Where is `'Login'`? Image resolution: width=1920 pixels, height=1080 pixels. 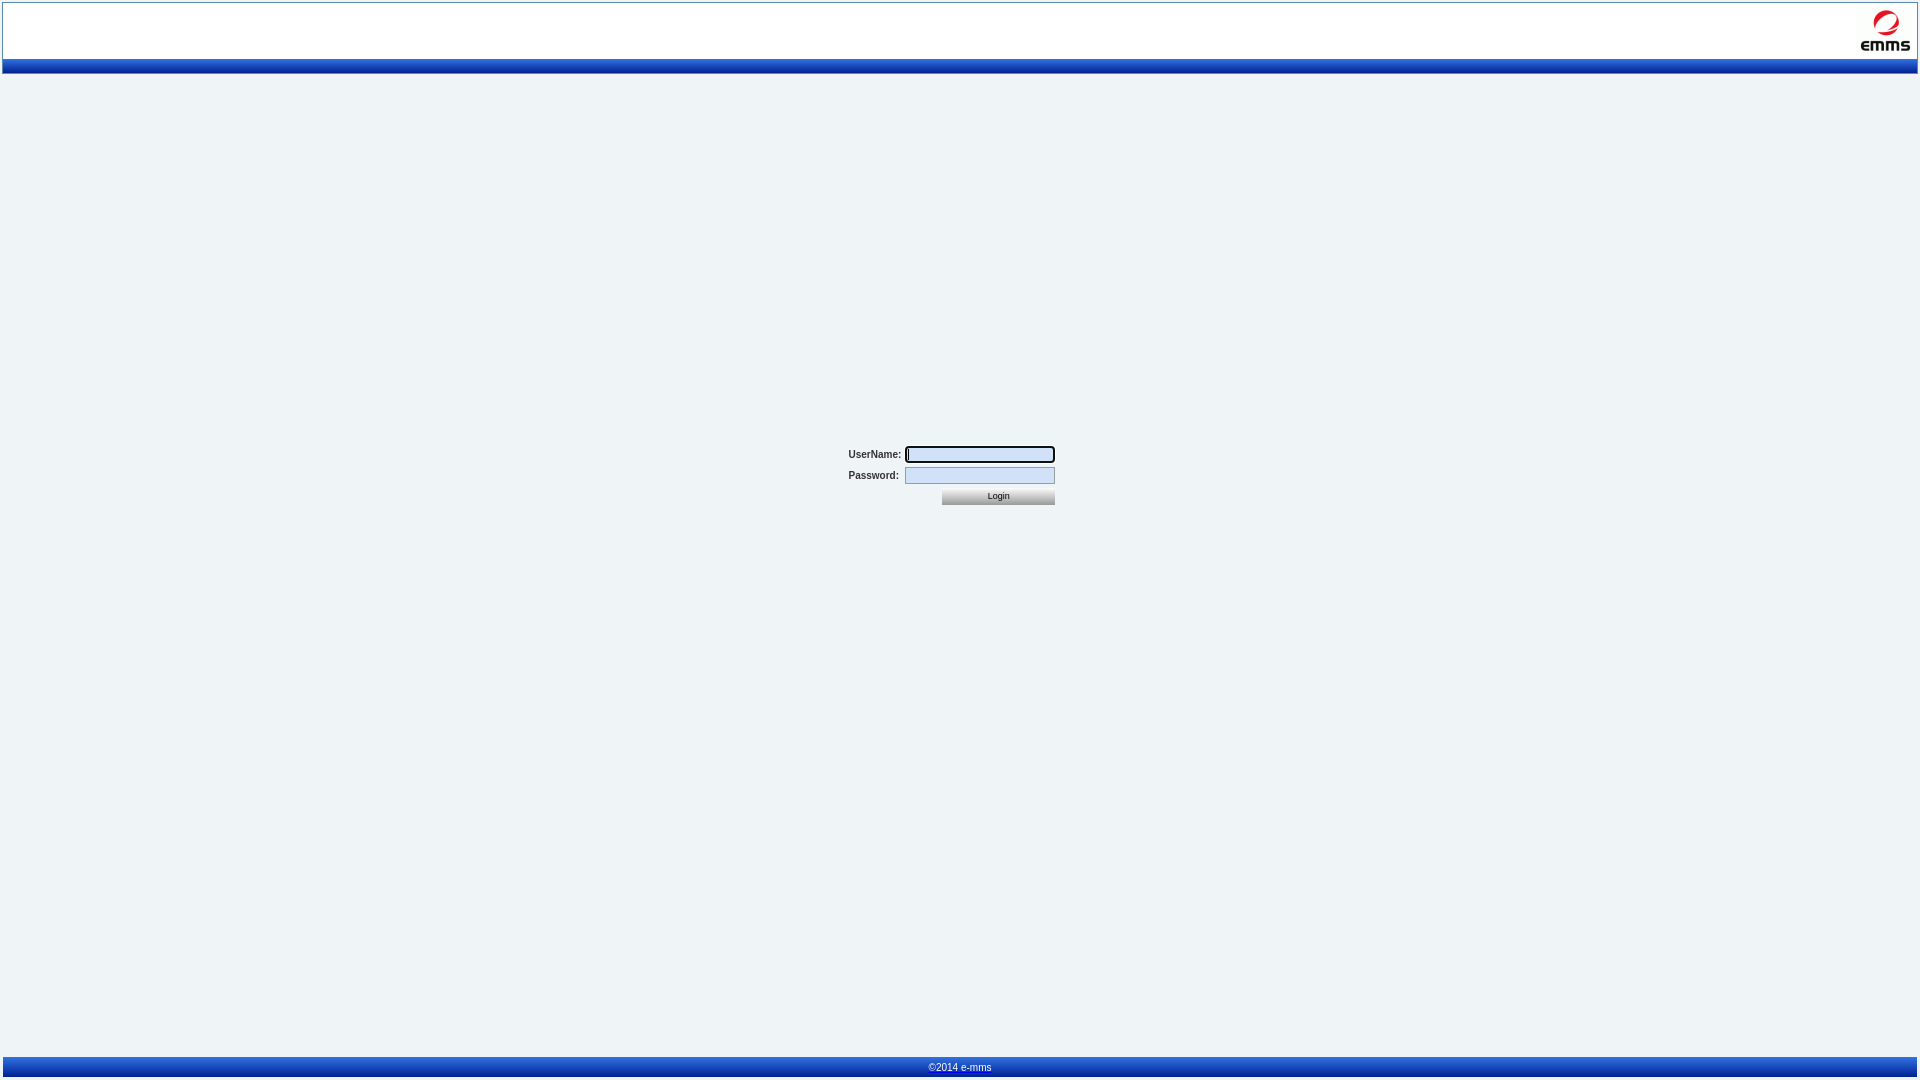
'Login' is located at coordinates (998, 495).